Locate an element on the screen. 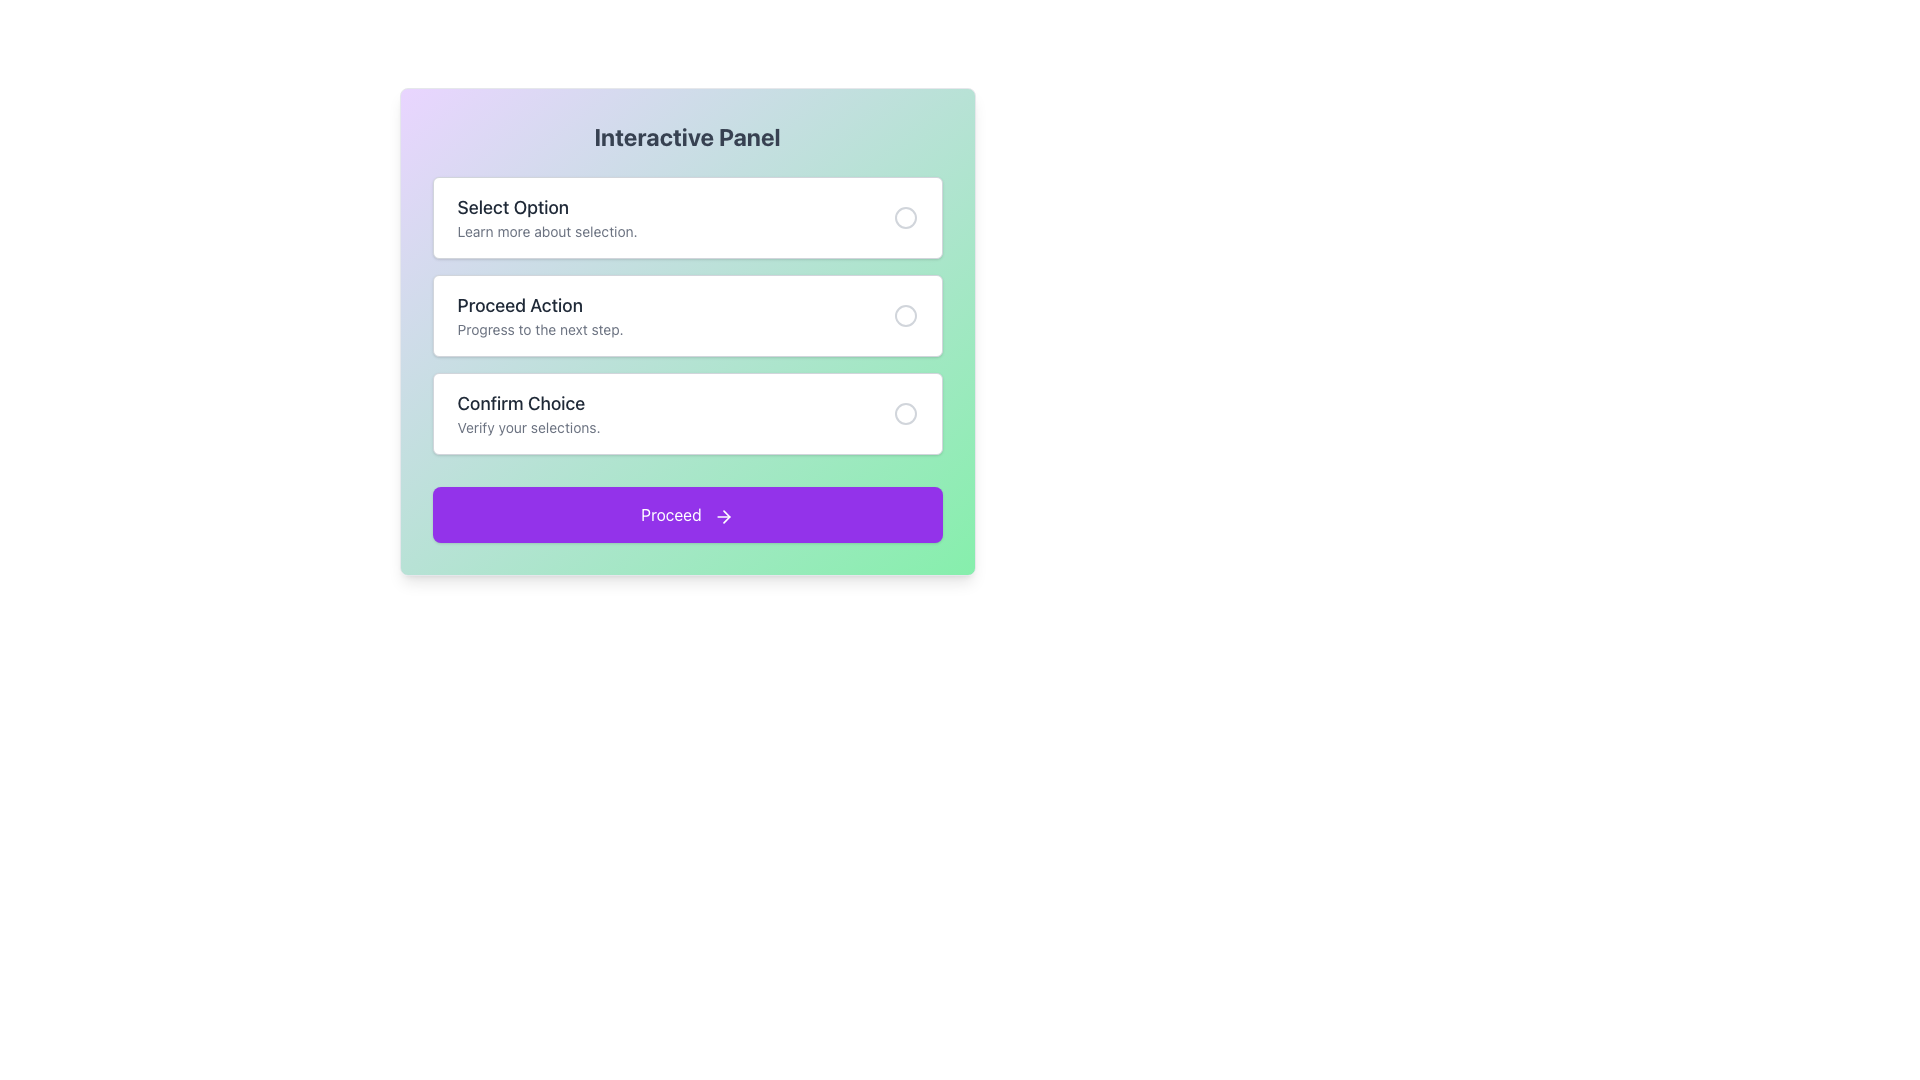  the circular selection indicator for the 'Select Option' is located at coordinates (904, 218).